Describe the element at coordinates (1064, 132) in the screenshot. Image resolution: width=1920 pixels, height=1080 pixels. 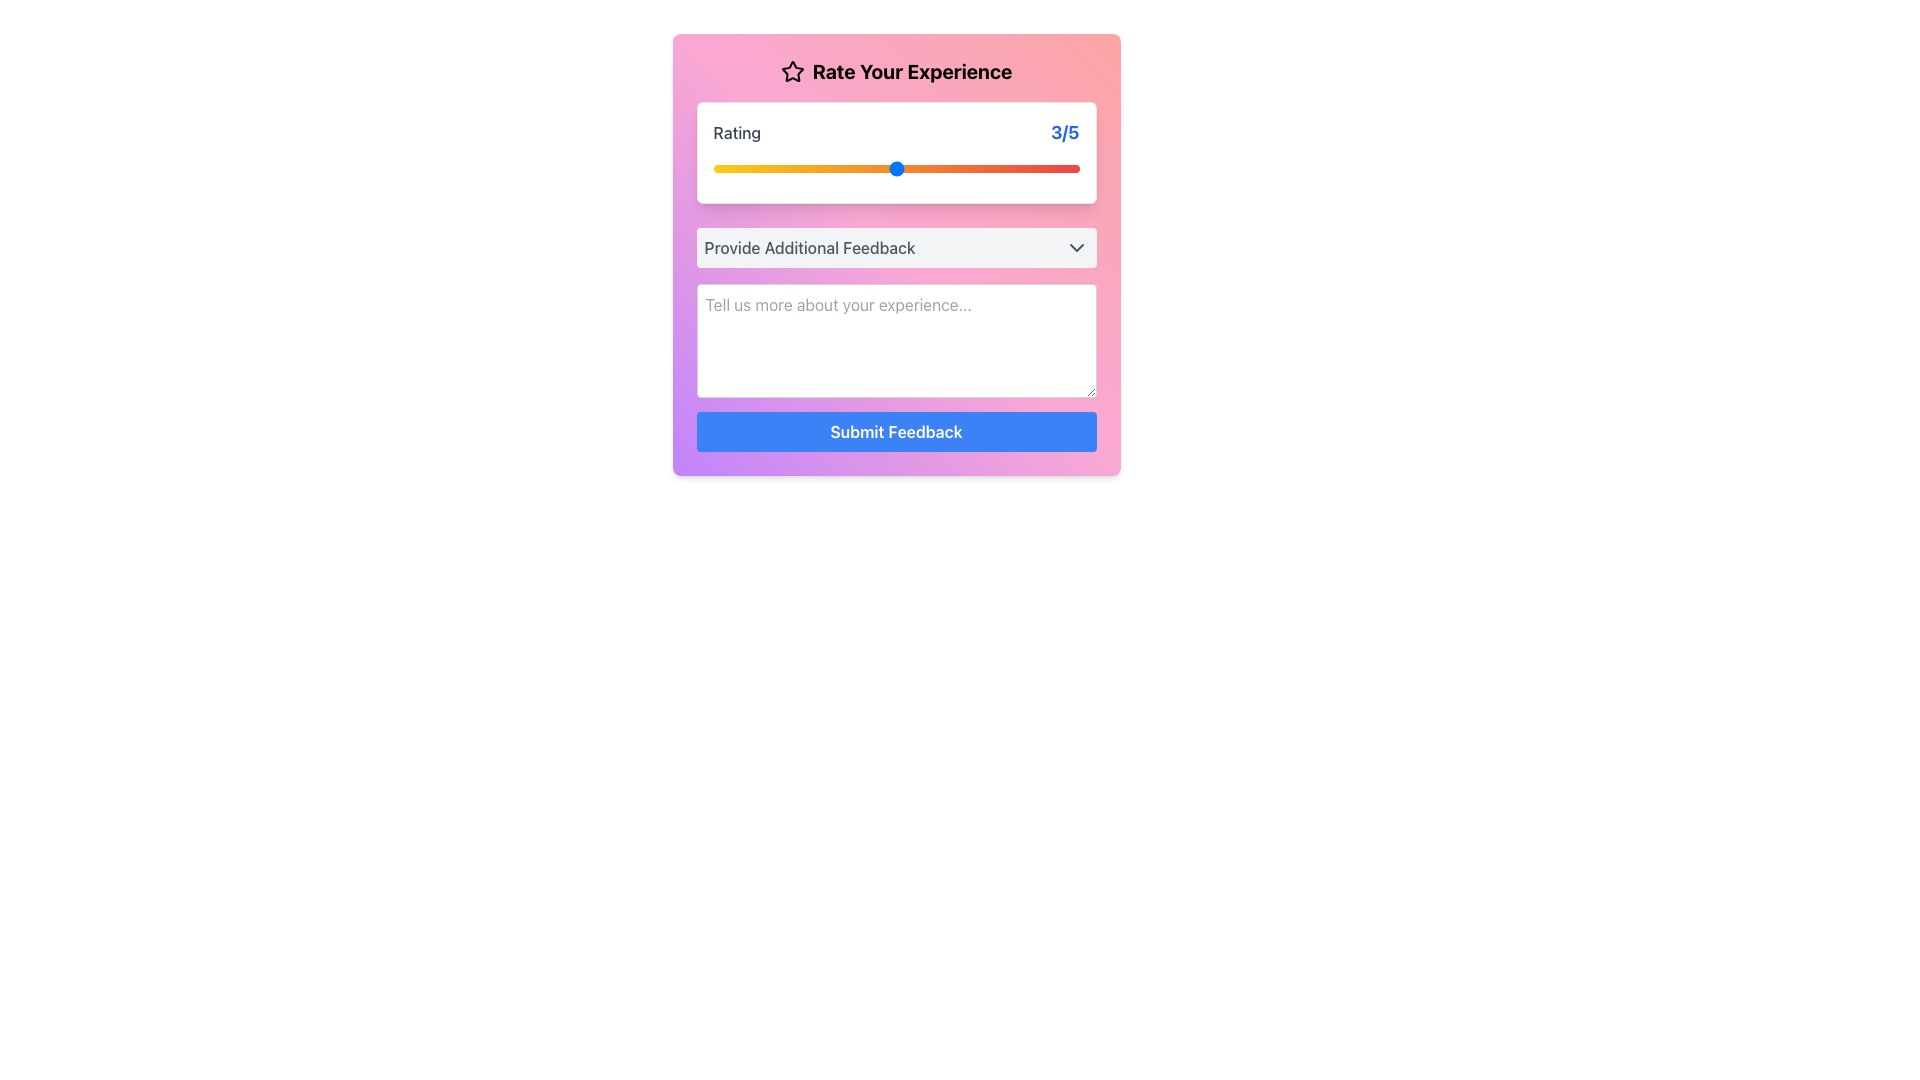
I see `the Static Text element displaying the current rating, which is located to the far right of the layout, adjacent to the 'Rating' label` at that location.